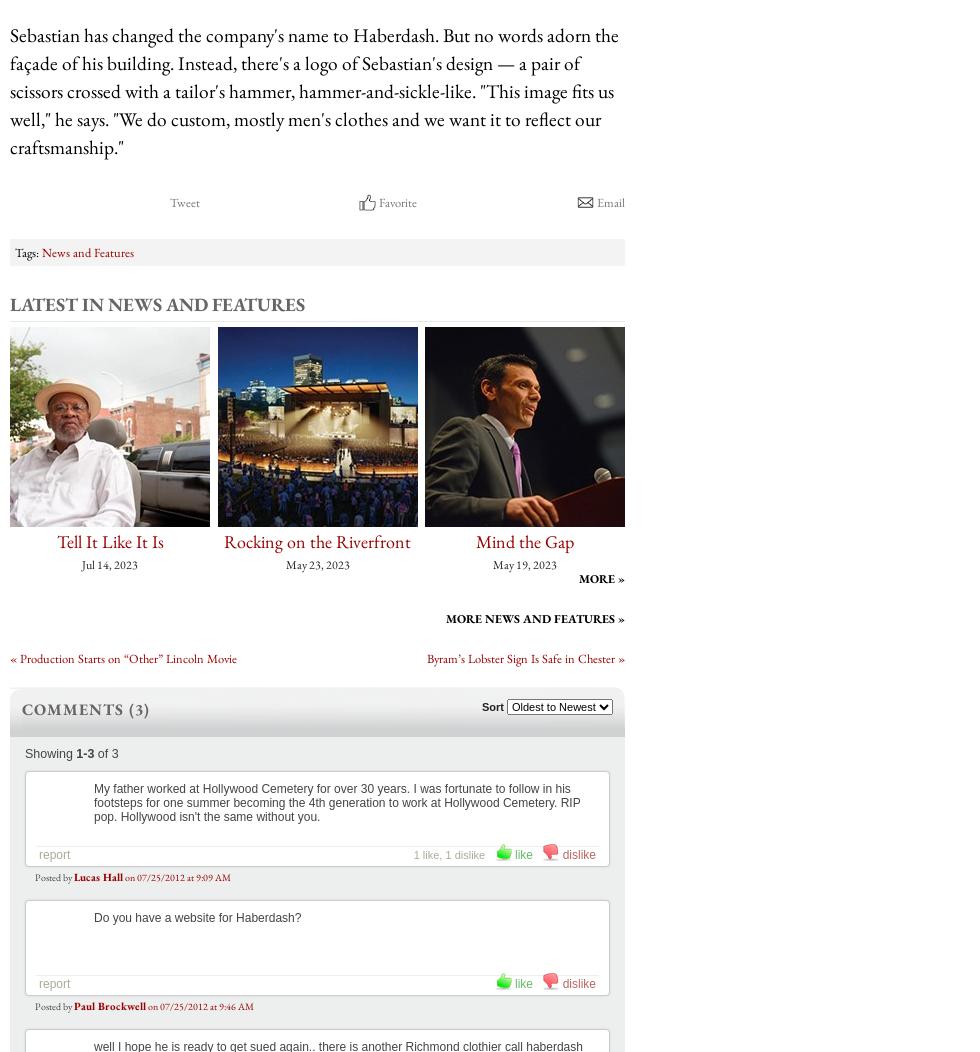  I want to click on 'like,', so click(431, 853).